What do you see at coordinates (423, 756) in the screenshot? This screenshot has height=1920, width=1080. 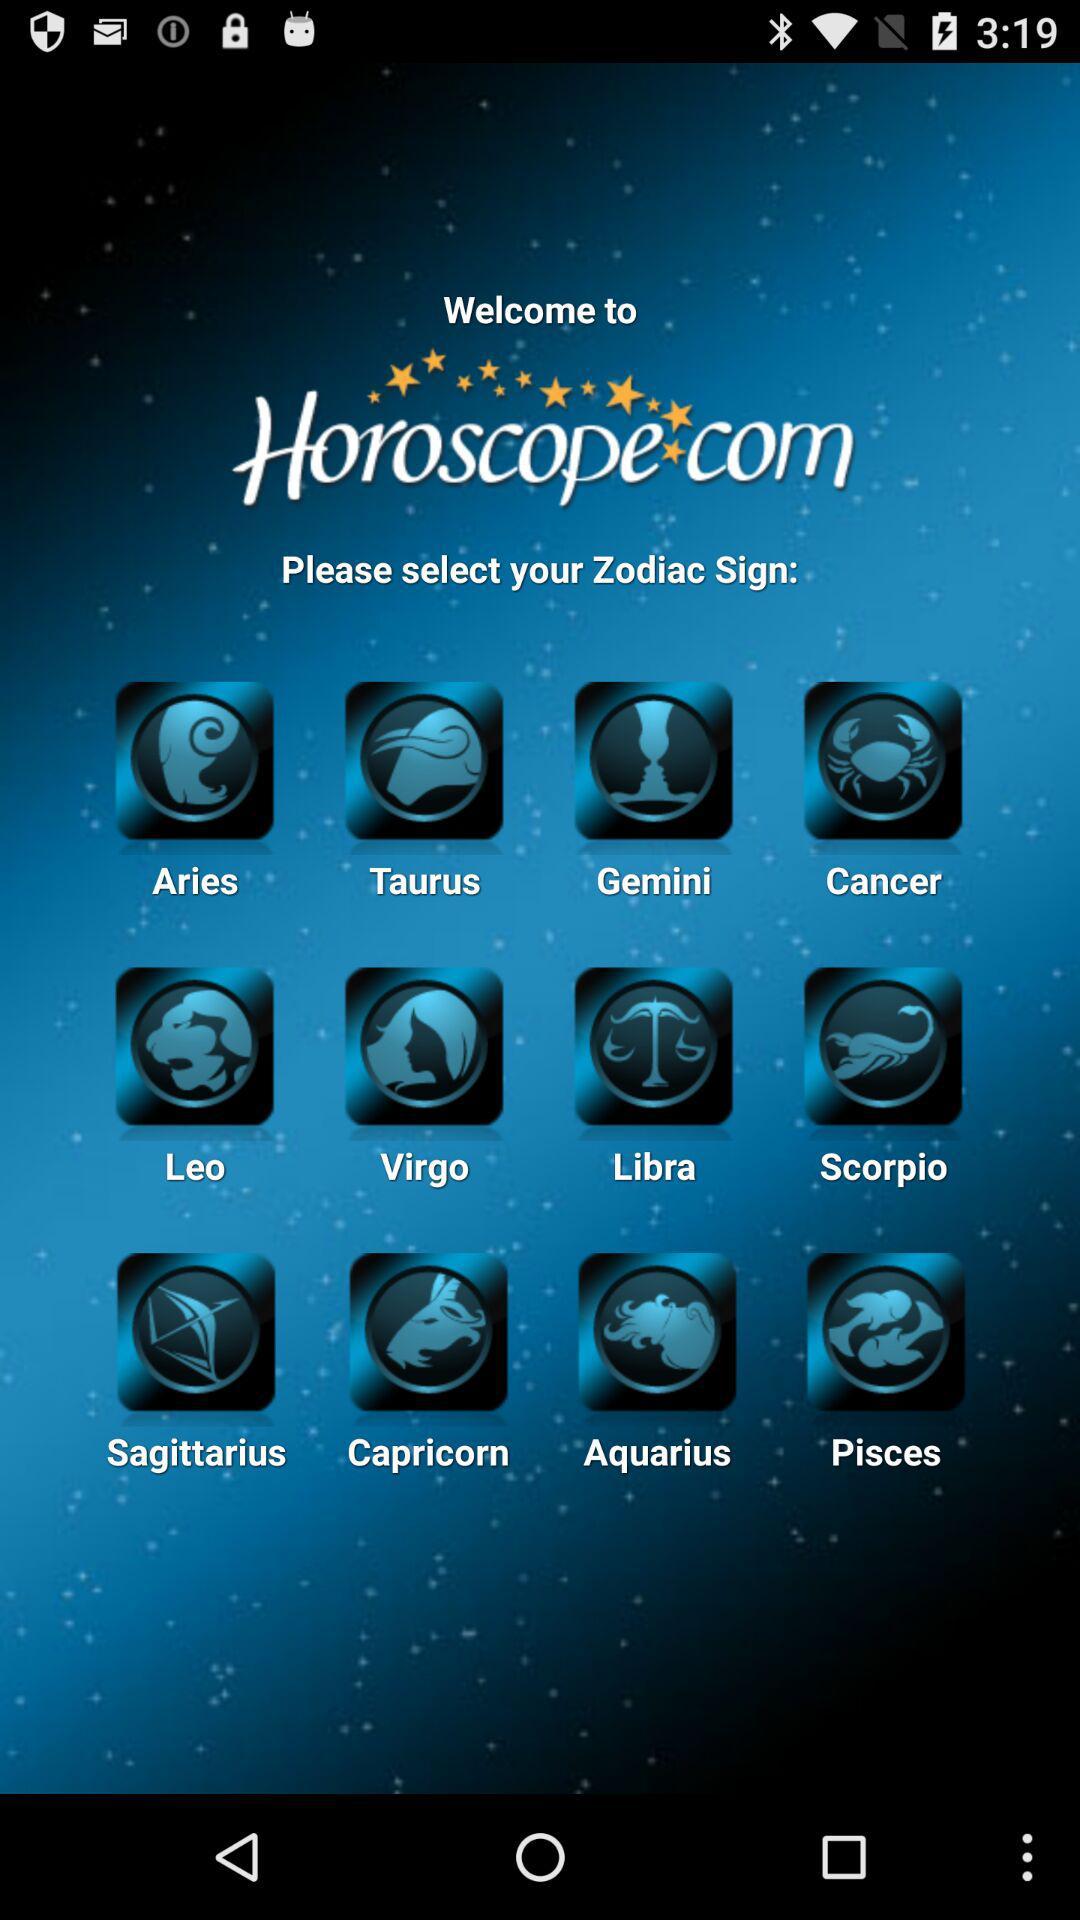 I see `taurus` at bounding box center [423, 756].